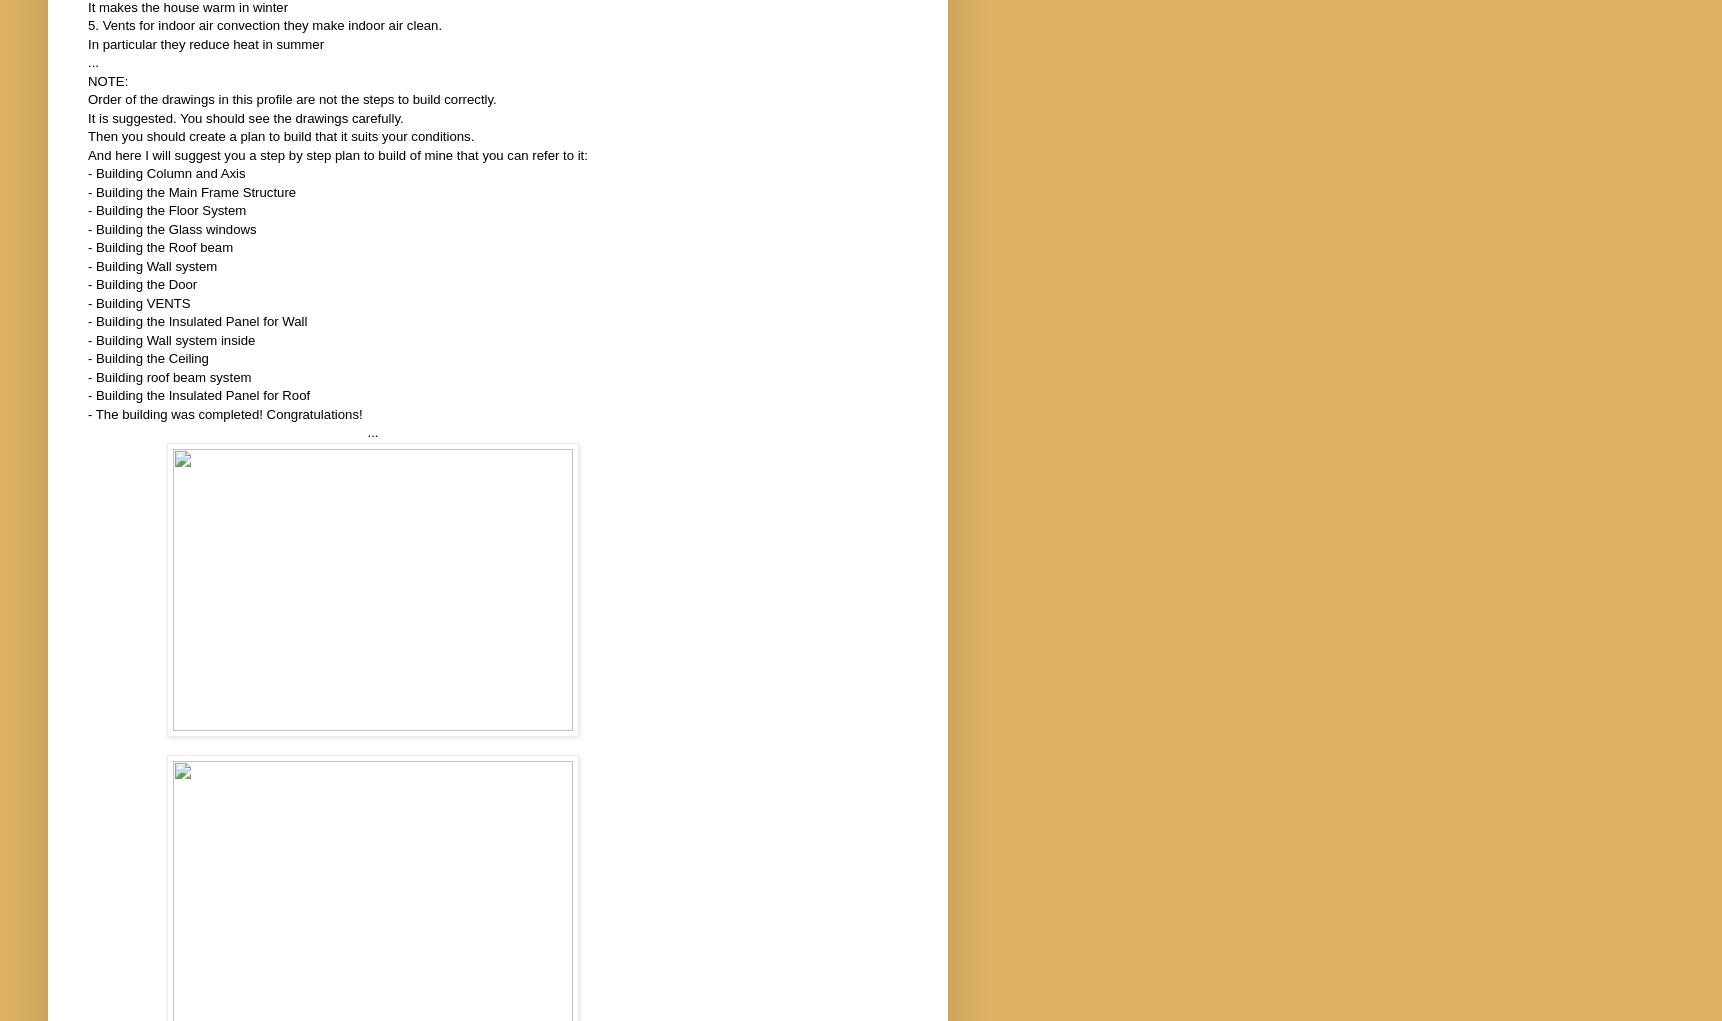 The width and height of the screenshot is (1722, 1021). I want to click on '5. Vents for indoor air convection they make indoor air clean.', so click(265, 24).